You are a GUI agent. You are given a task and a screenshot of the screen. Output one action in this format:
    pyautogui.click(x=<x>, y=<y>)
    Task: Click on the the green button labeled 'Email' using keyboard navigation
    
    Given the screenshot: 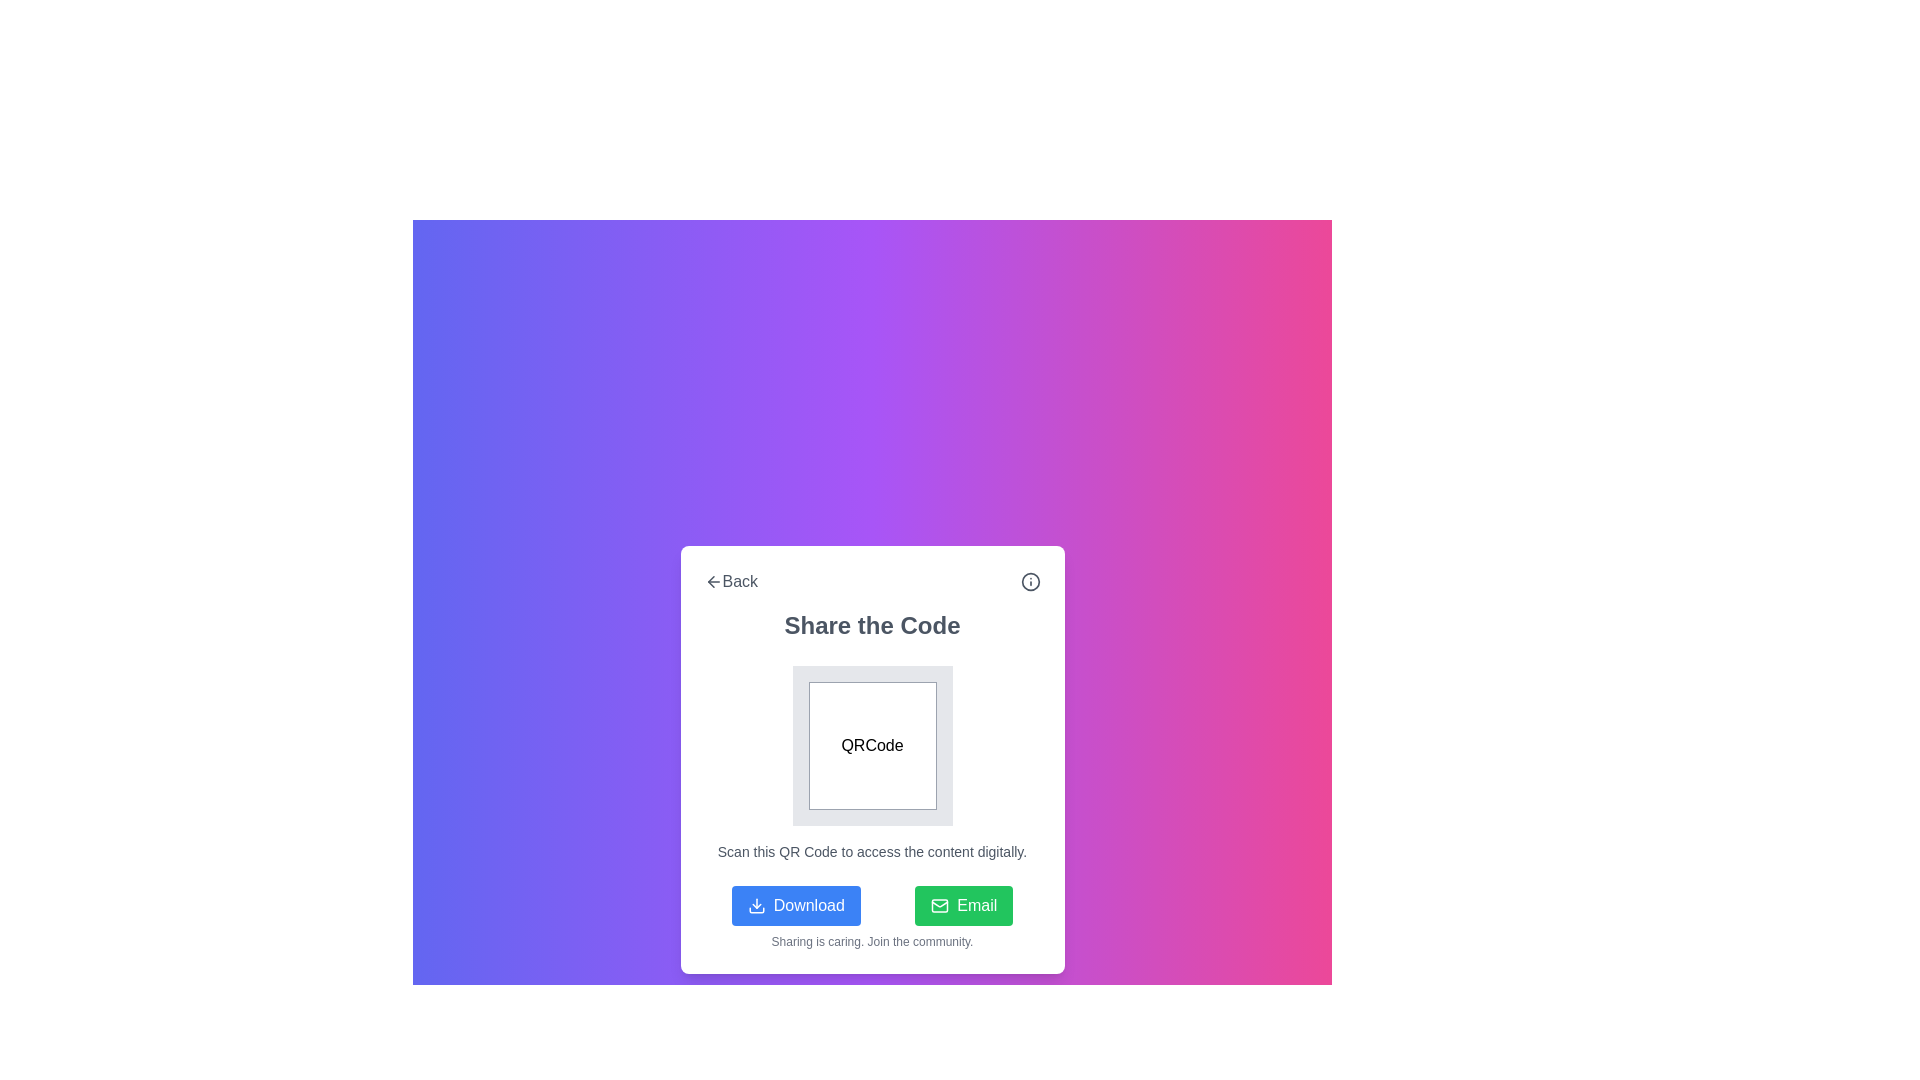 What is the action you would take?
    pyautogui.click(x=964, y=906)
    